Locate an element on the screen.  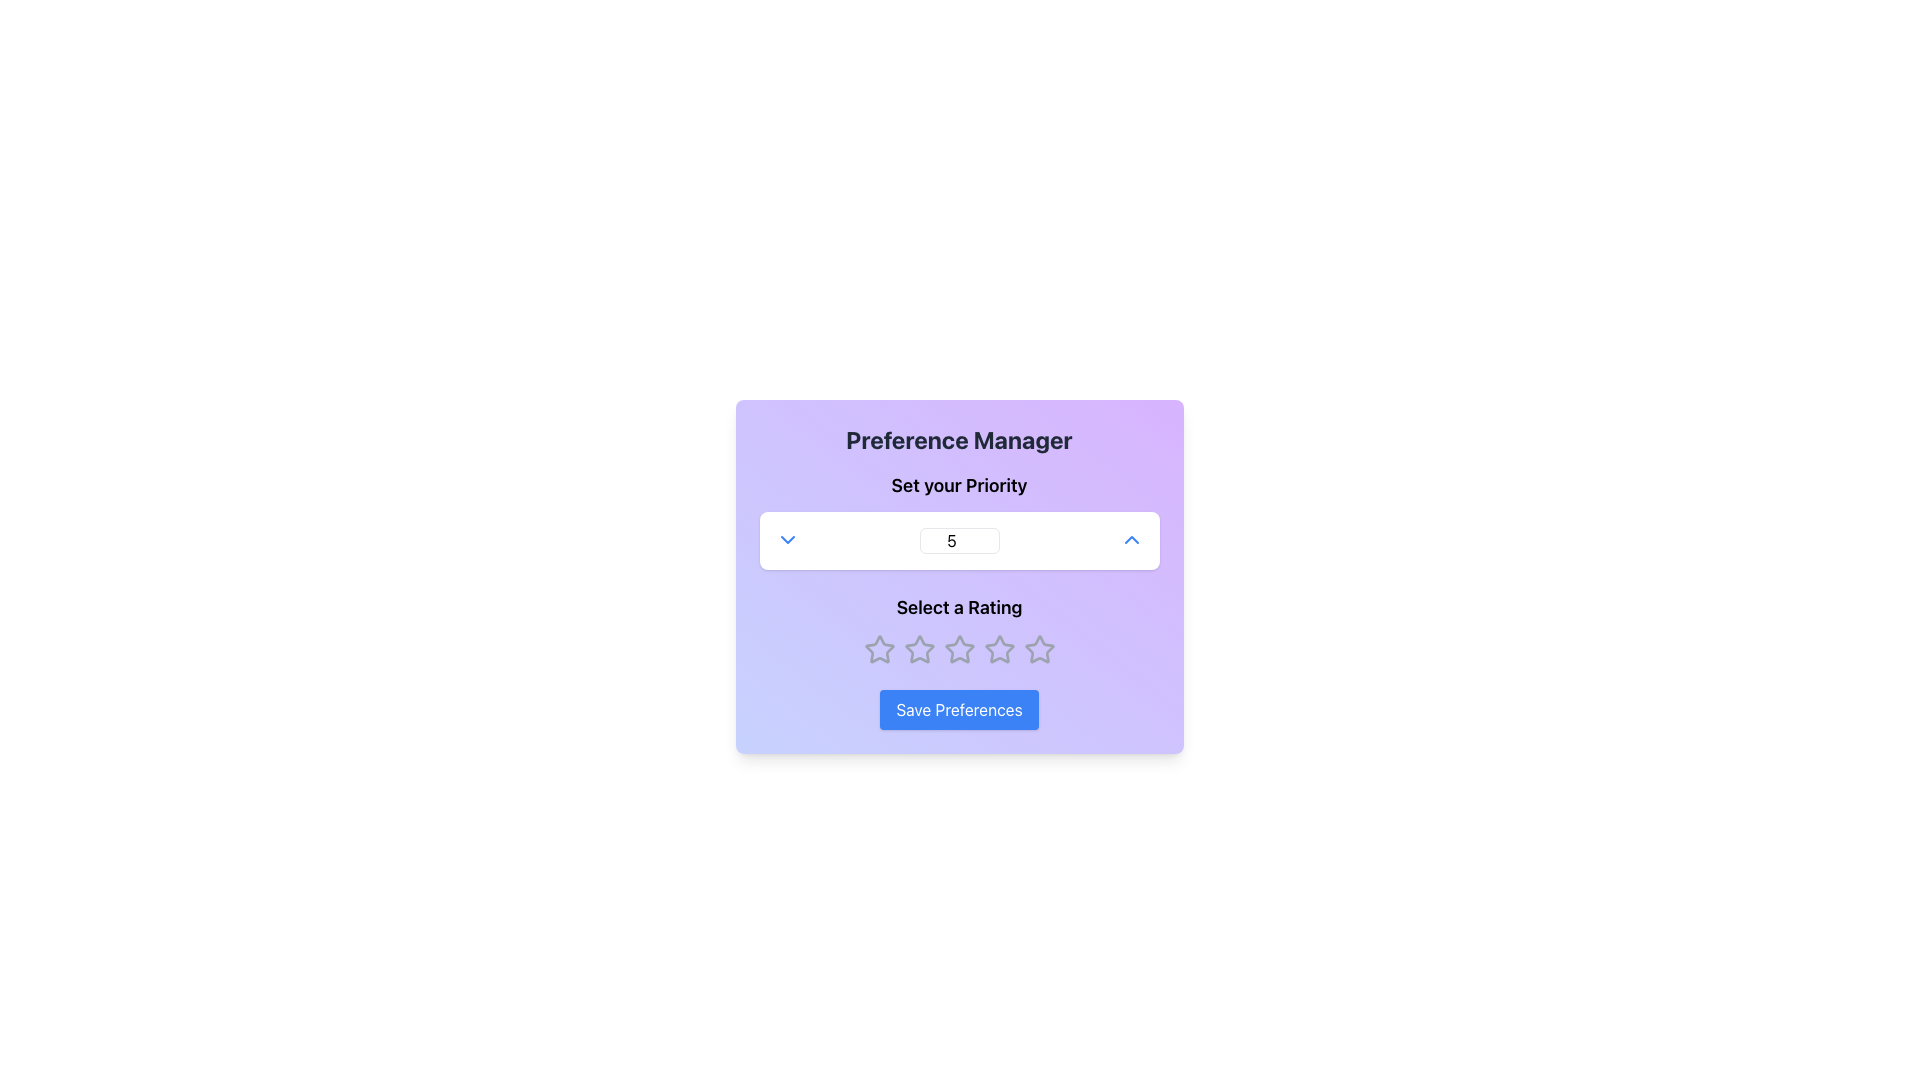
the fourth star icon in the interactive star rating interface is located at coordinates (958, 650).